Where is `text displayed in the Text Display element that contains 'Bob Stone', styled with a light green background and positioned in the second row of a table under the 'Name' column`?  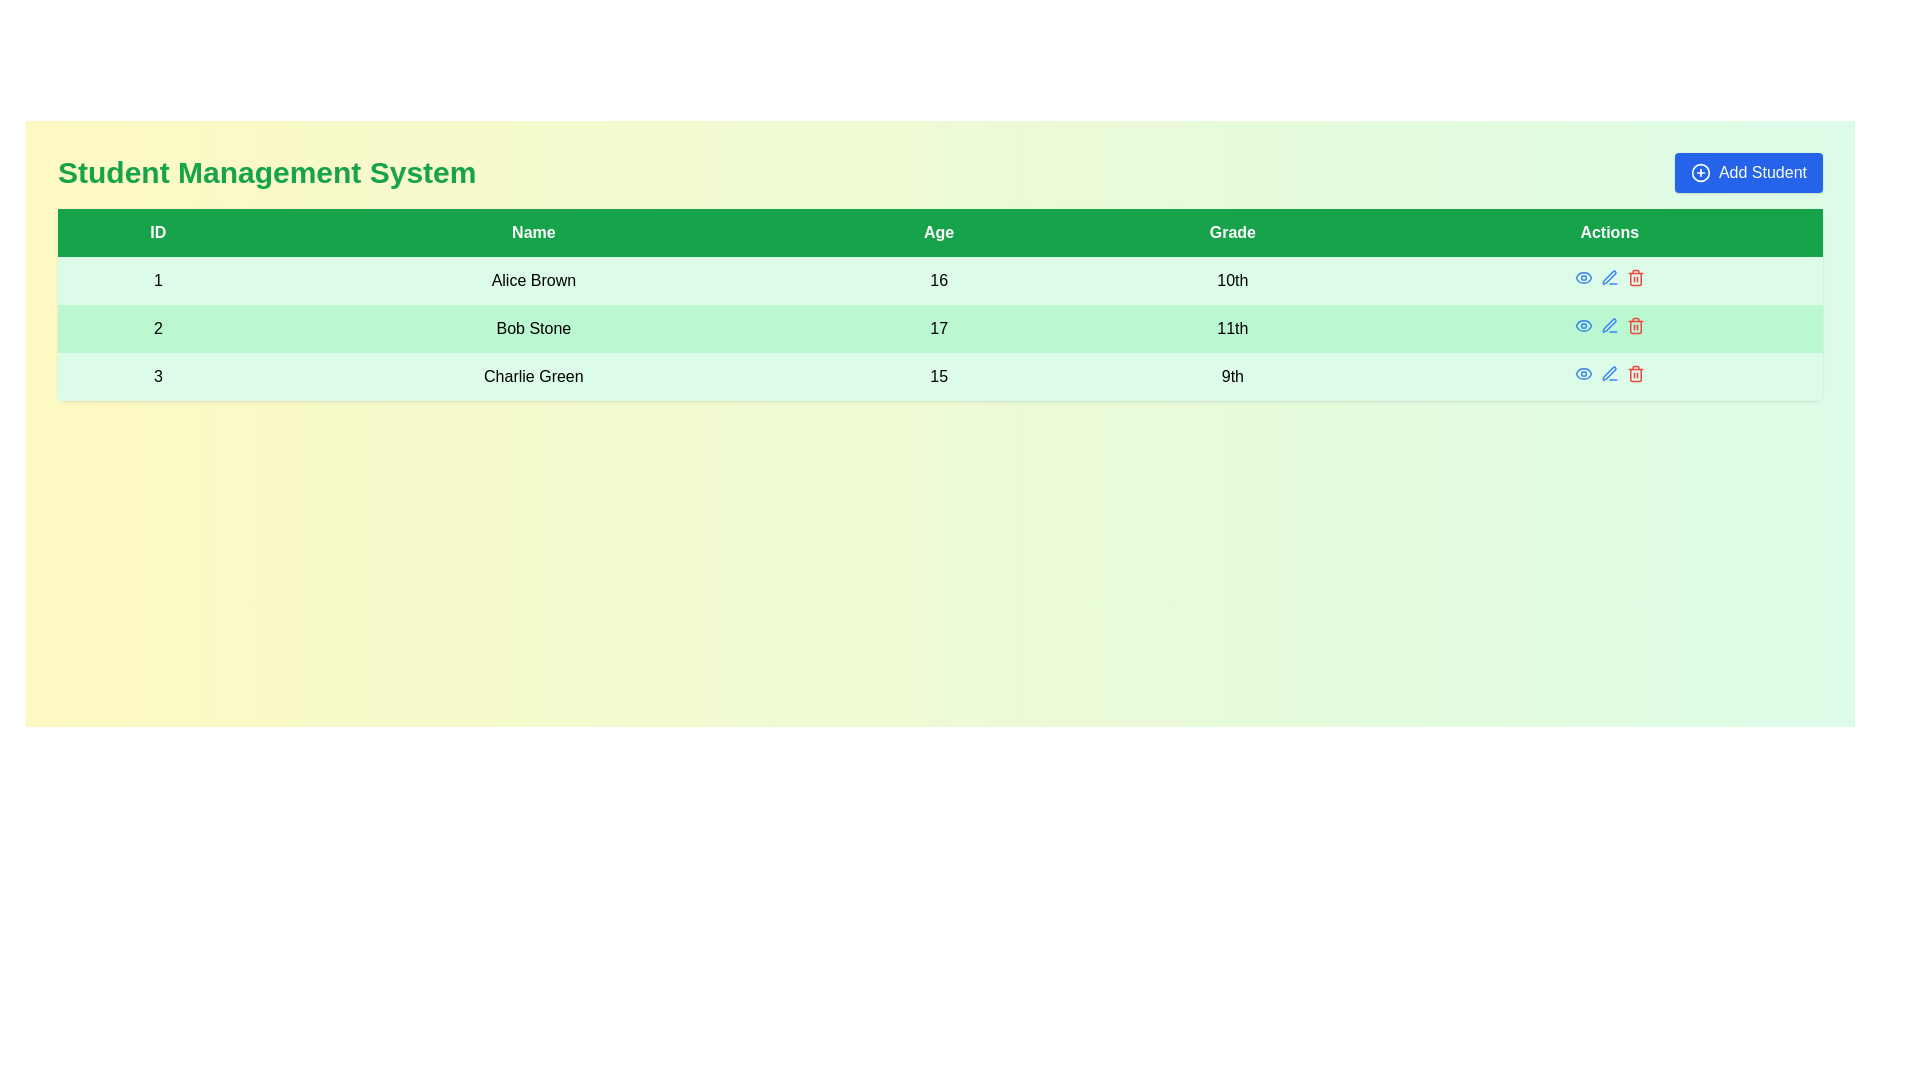 text displayed in the Text Display element that contains 'Bob Stone', styled with a light green background and positioned in the second row of a table under the 'Name' column is located at coordinates (533, 327).